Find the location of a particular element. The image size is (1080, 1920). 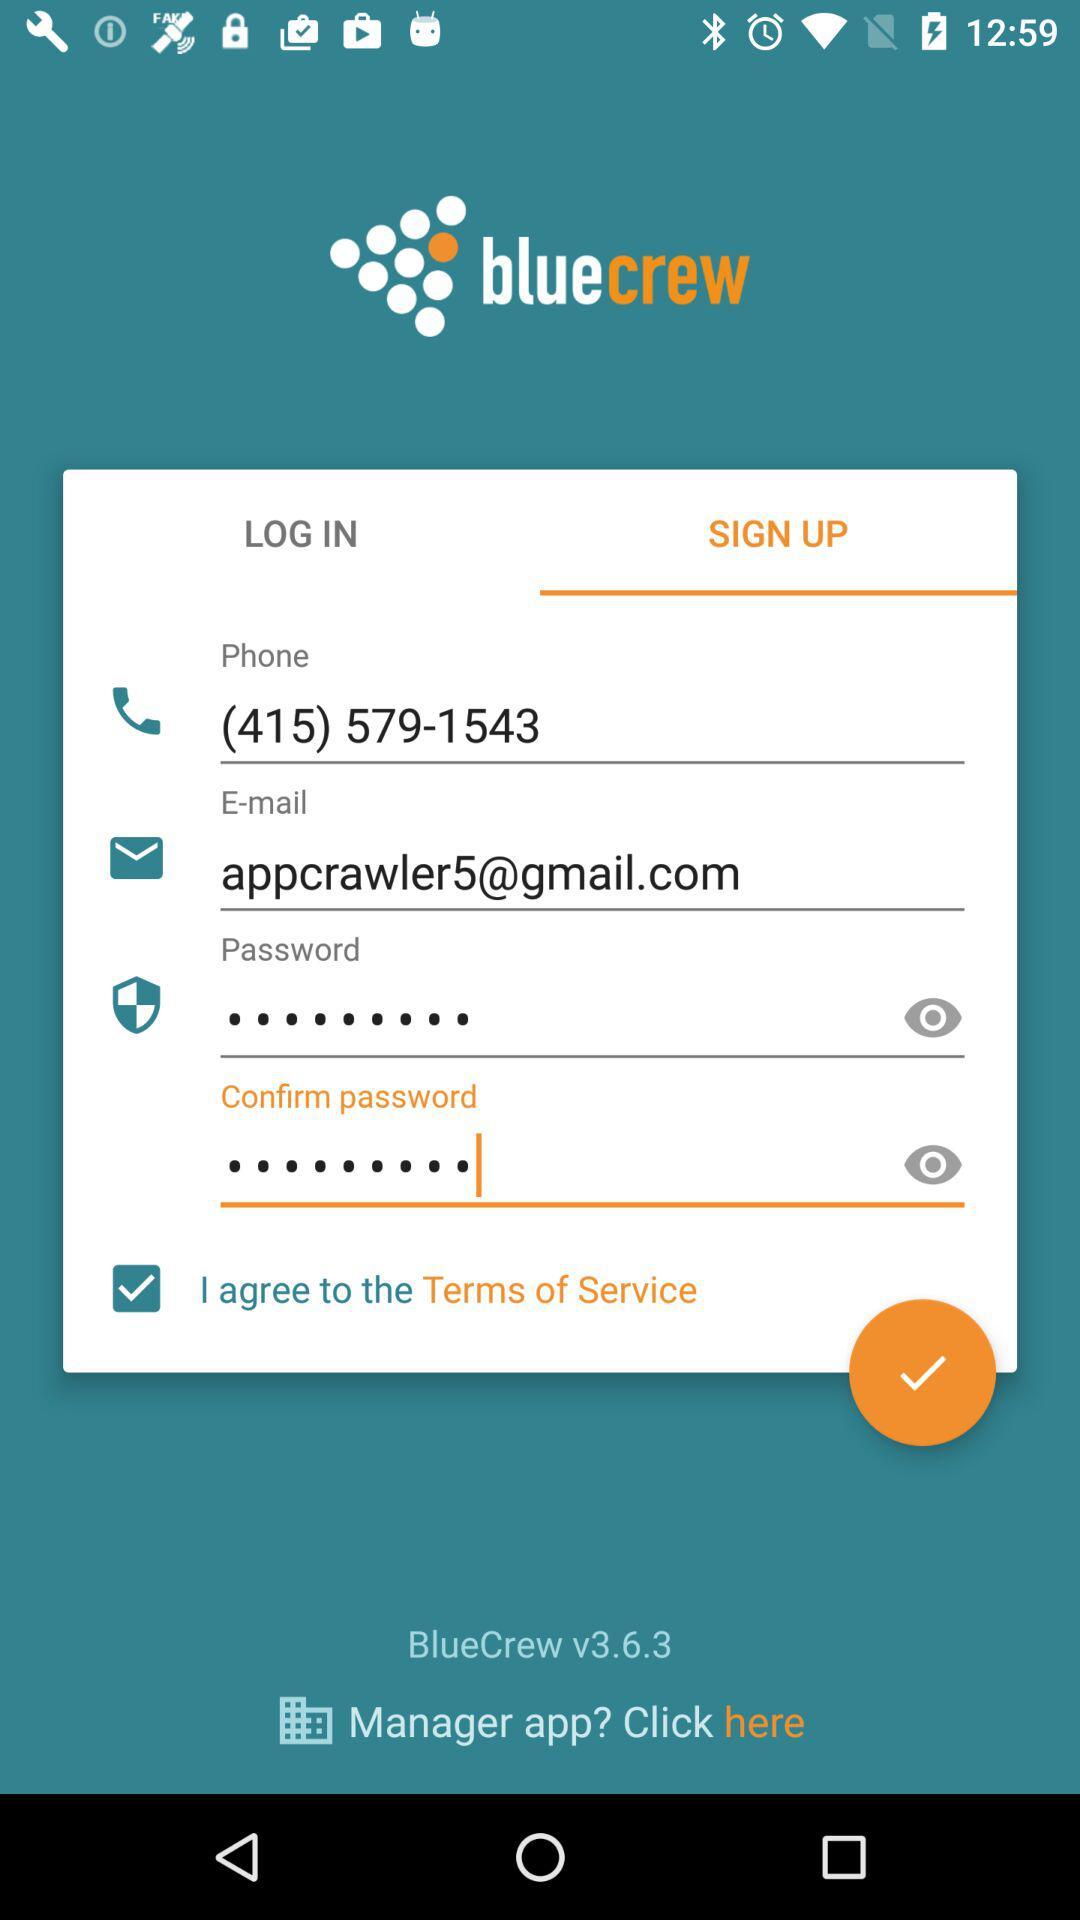

the item below log in item is located at coordinates (591, 724).